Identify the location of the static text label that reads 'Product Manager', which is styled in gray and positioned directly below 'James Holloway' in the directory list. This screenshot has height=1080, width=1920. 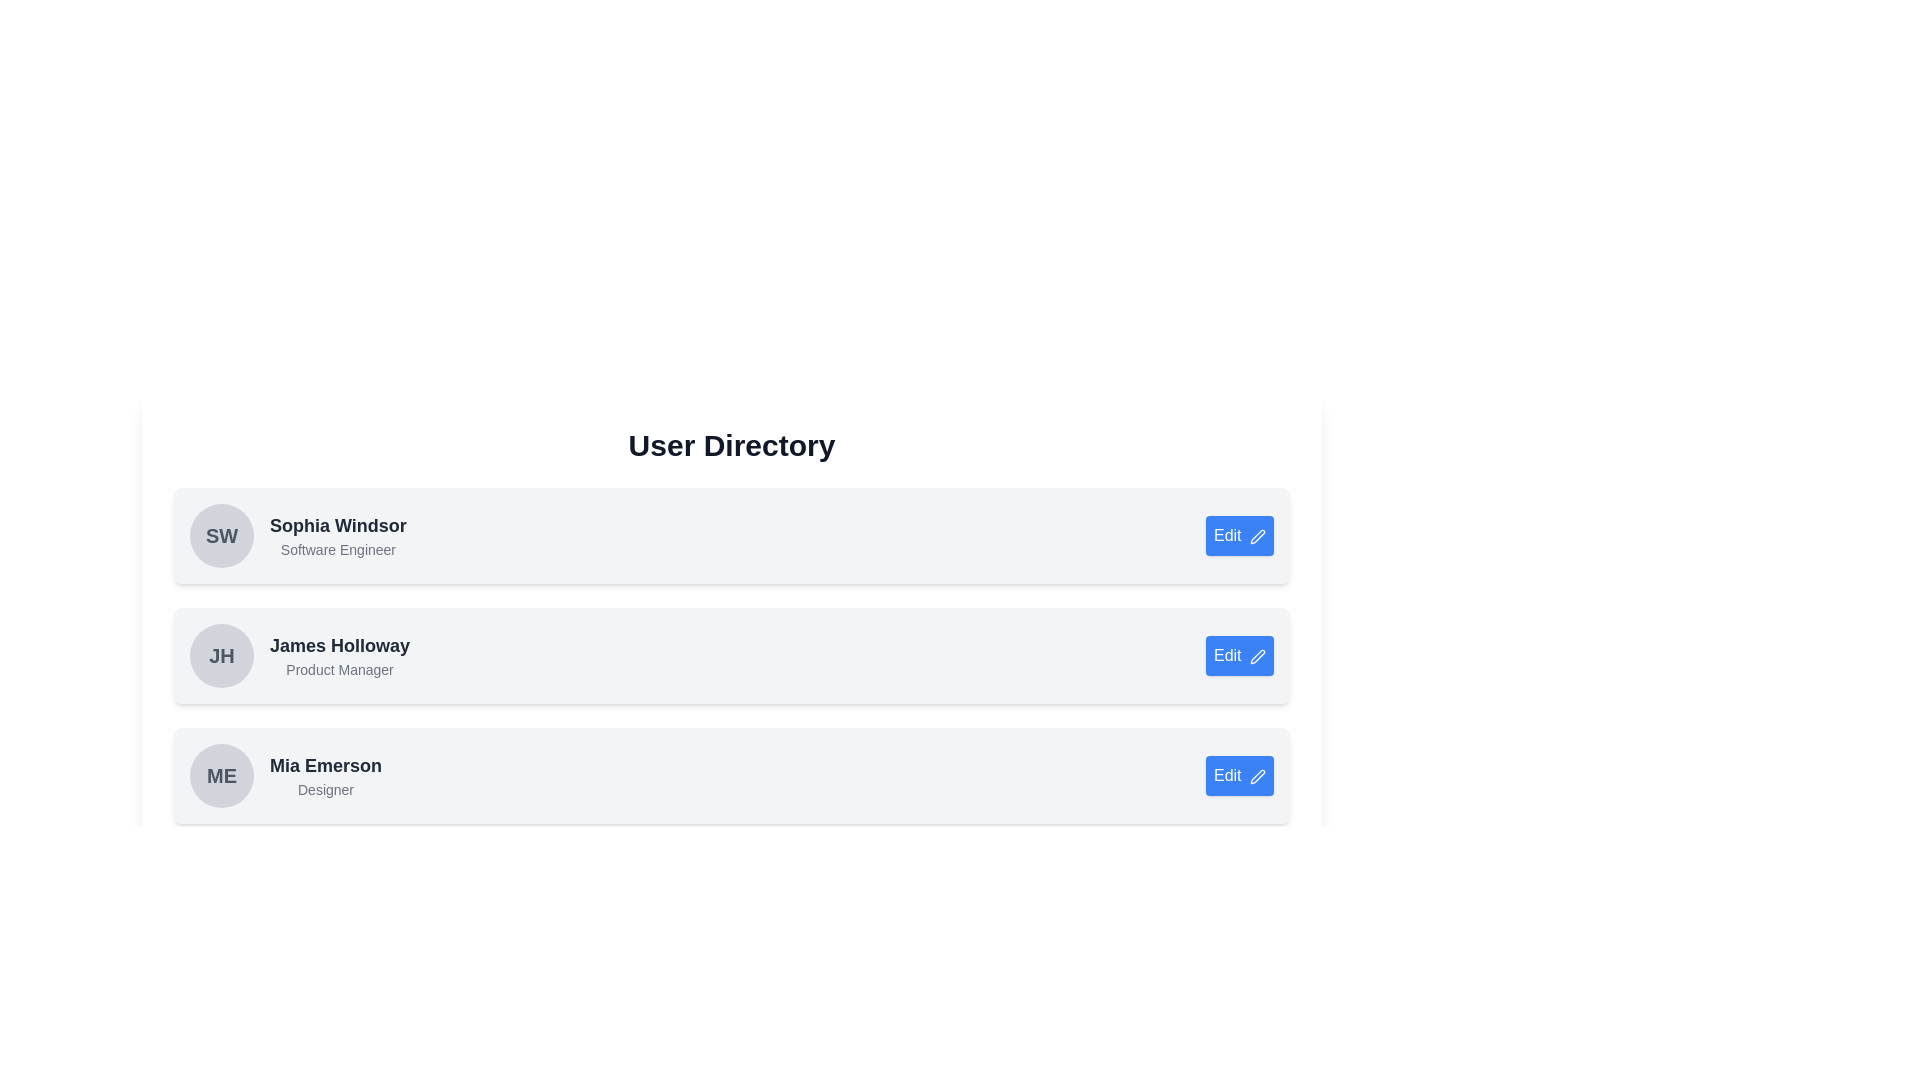
(340, 670).